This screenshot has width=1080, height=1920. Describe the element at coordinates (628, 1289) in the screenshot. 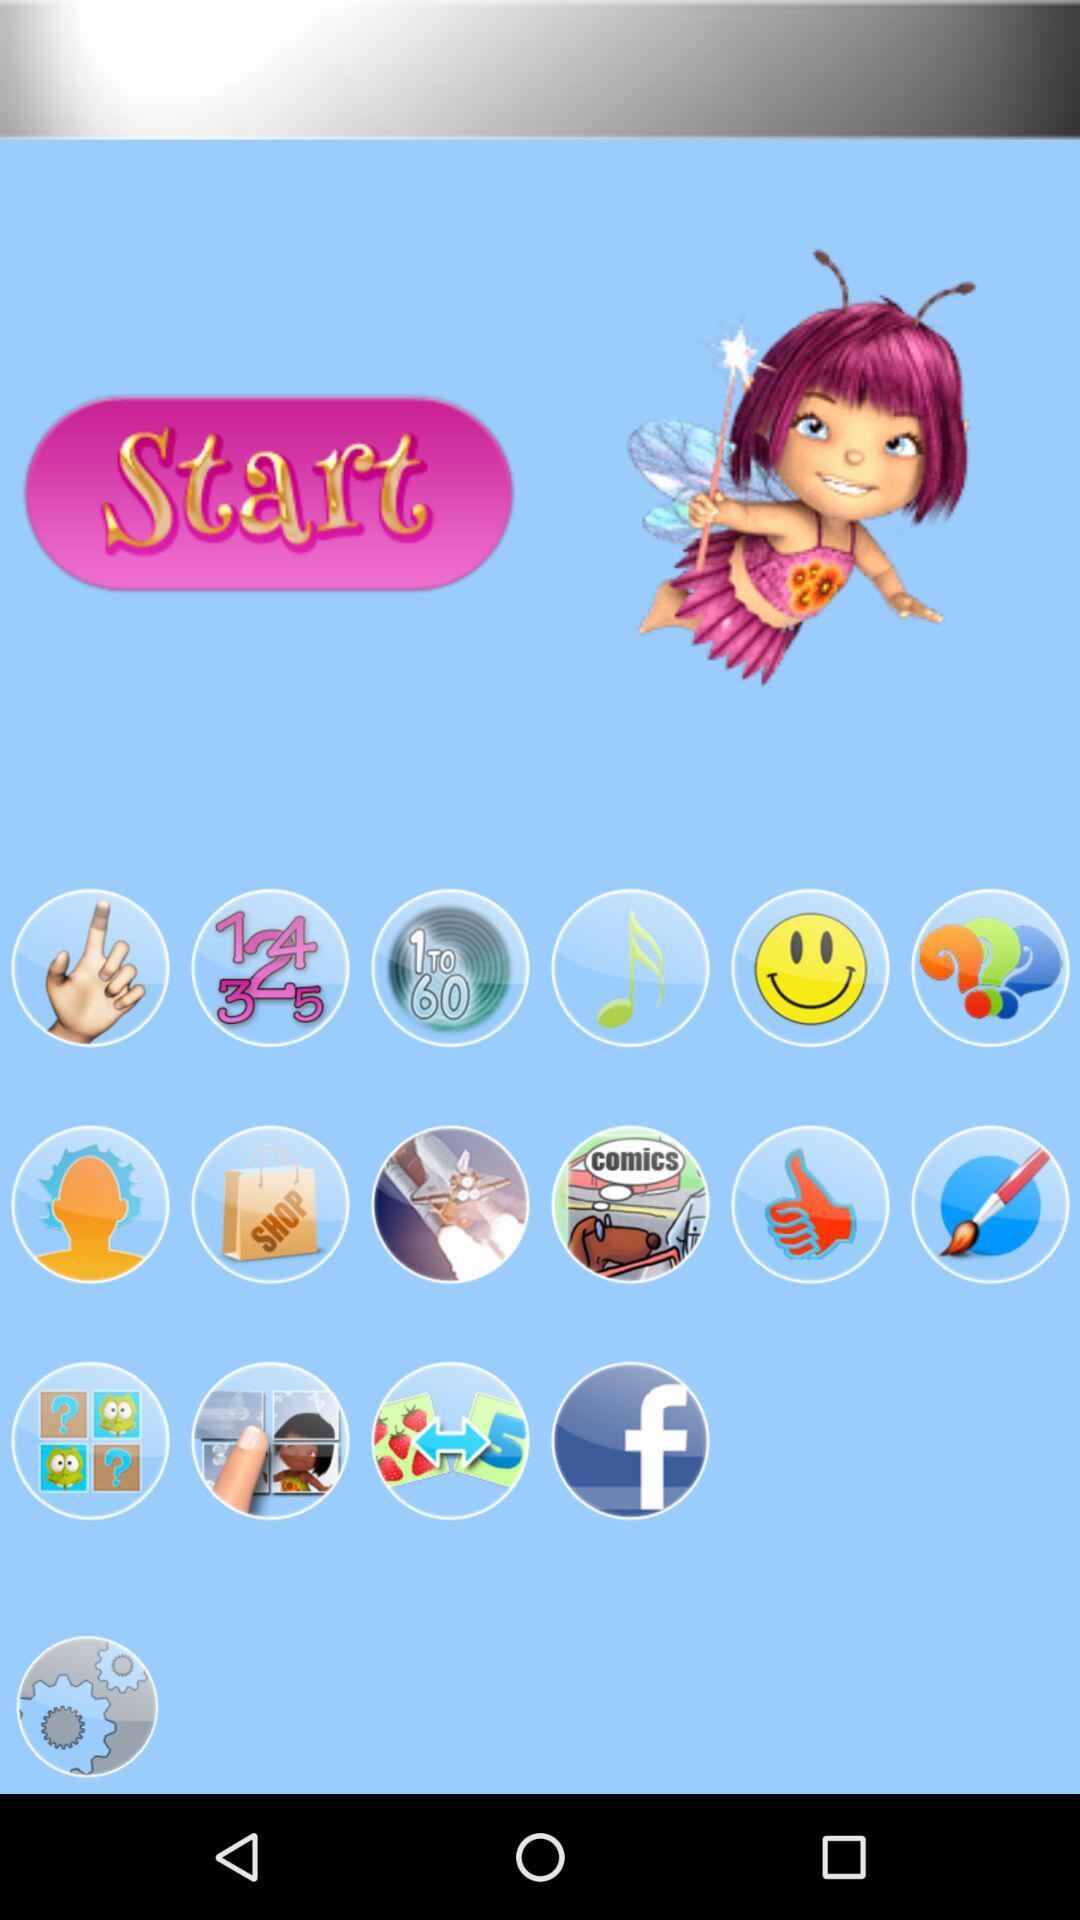

I see `the list icon` at that location.